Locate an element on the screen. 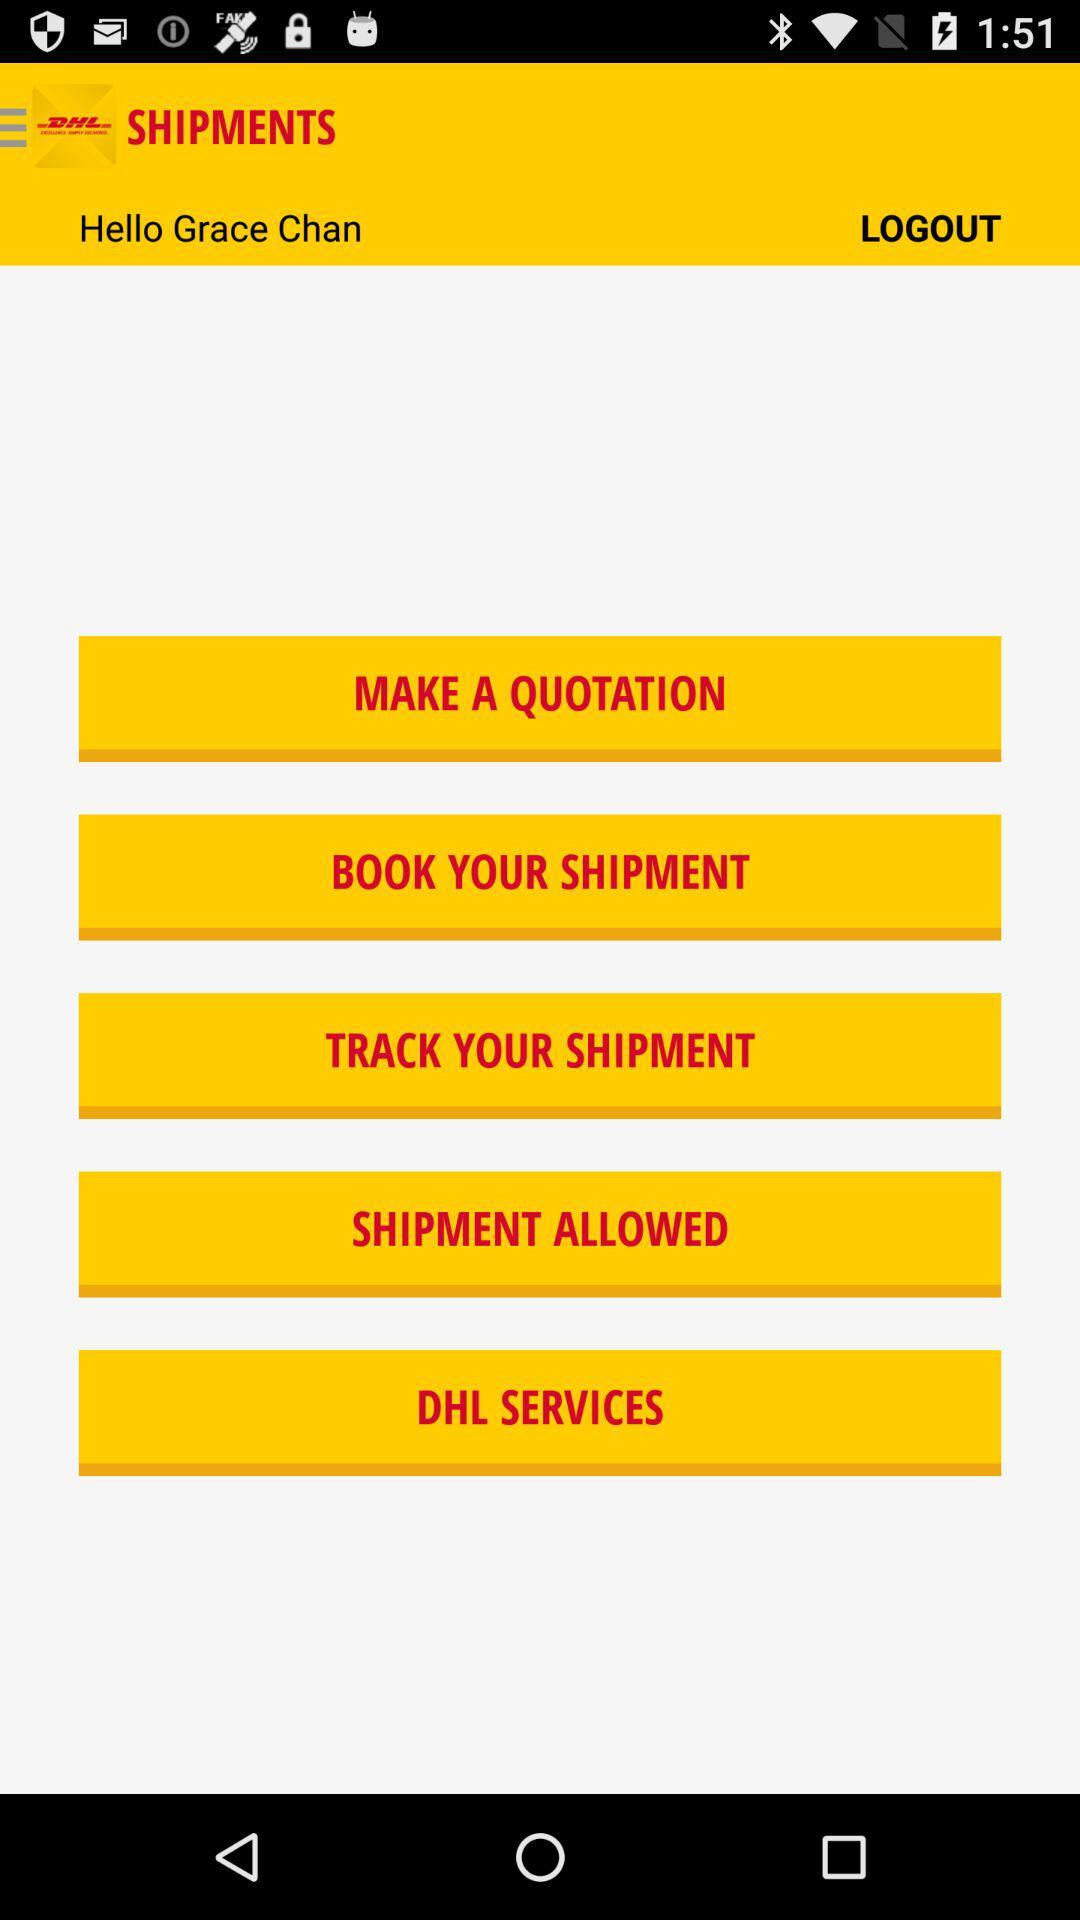 Image resolution: width=1080 pixels, height=1920 pixels. the icon next to the hello grace chan icon is located at coordinates (930, 227).